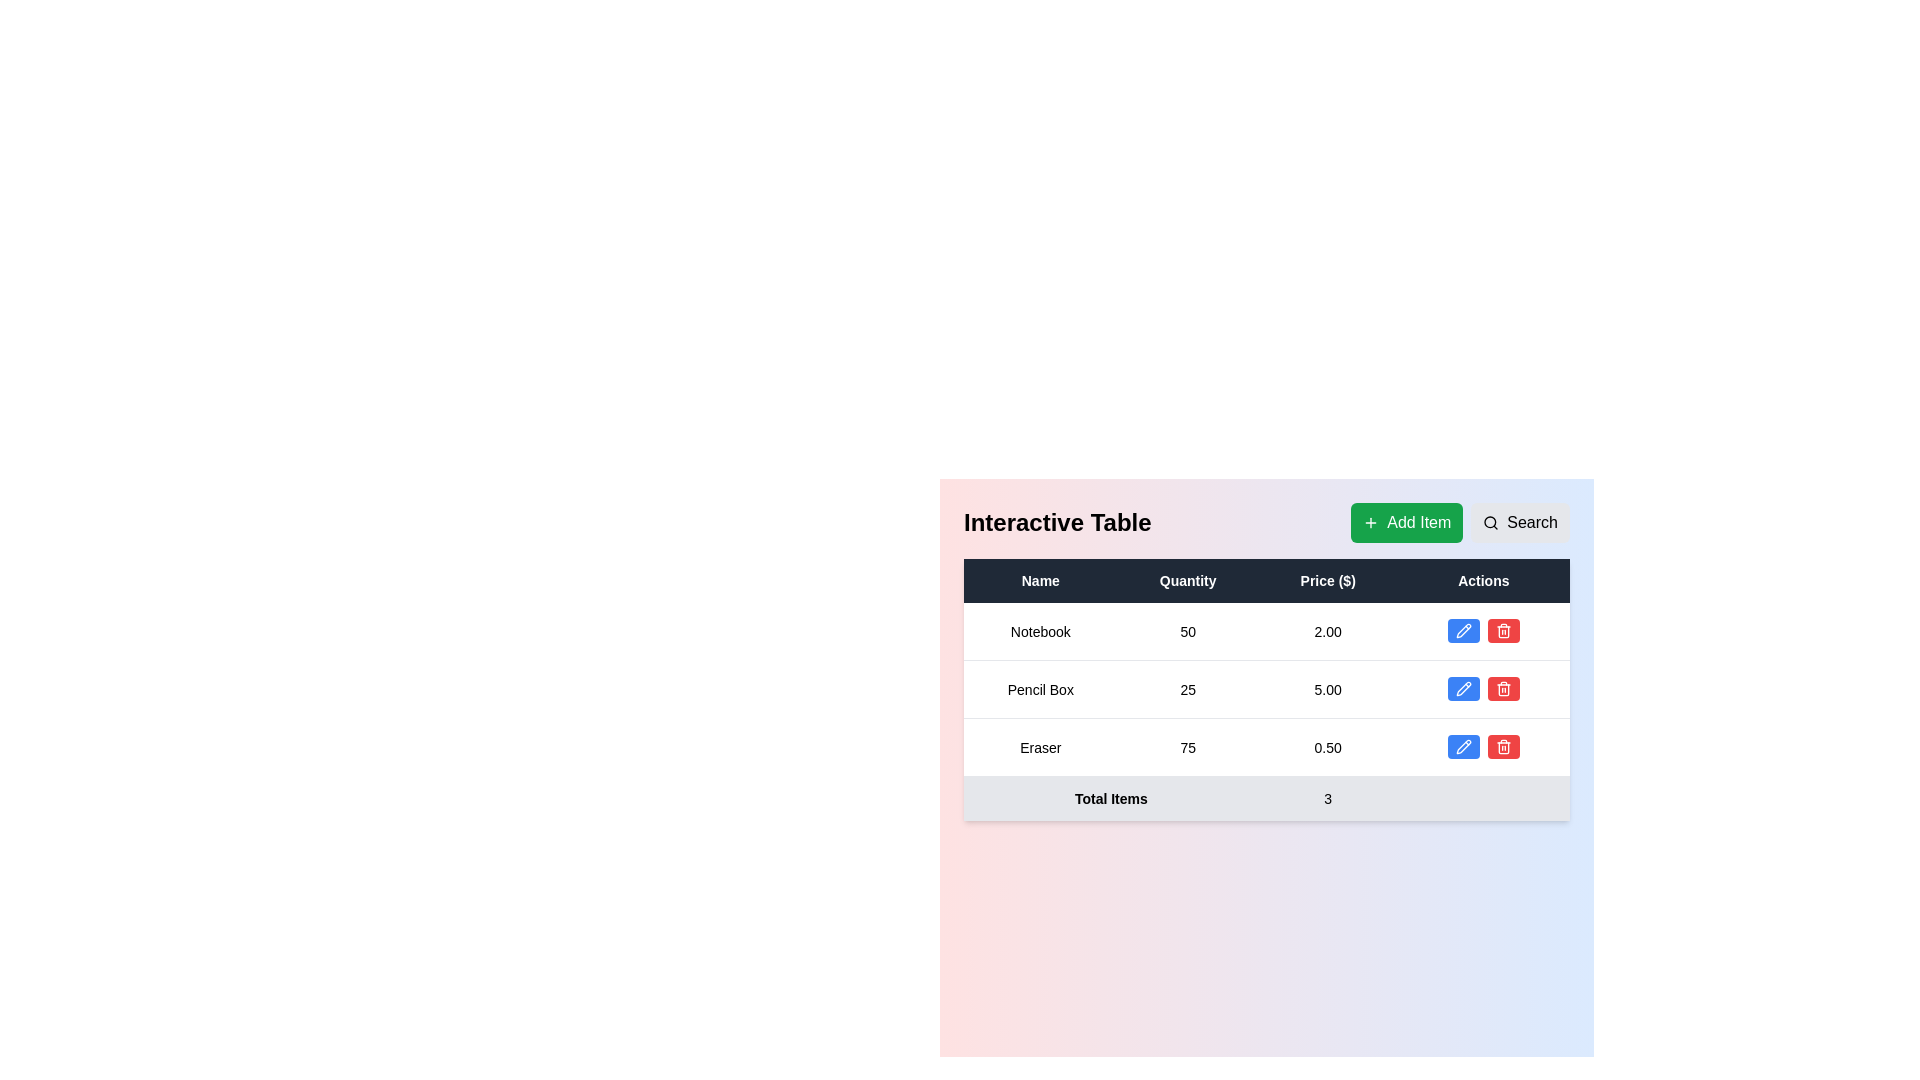  Describe the element at coordinates (1040, 688) in the screenshot. I see `the text label displaying 'Pencil Box', which is located` at that location.